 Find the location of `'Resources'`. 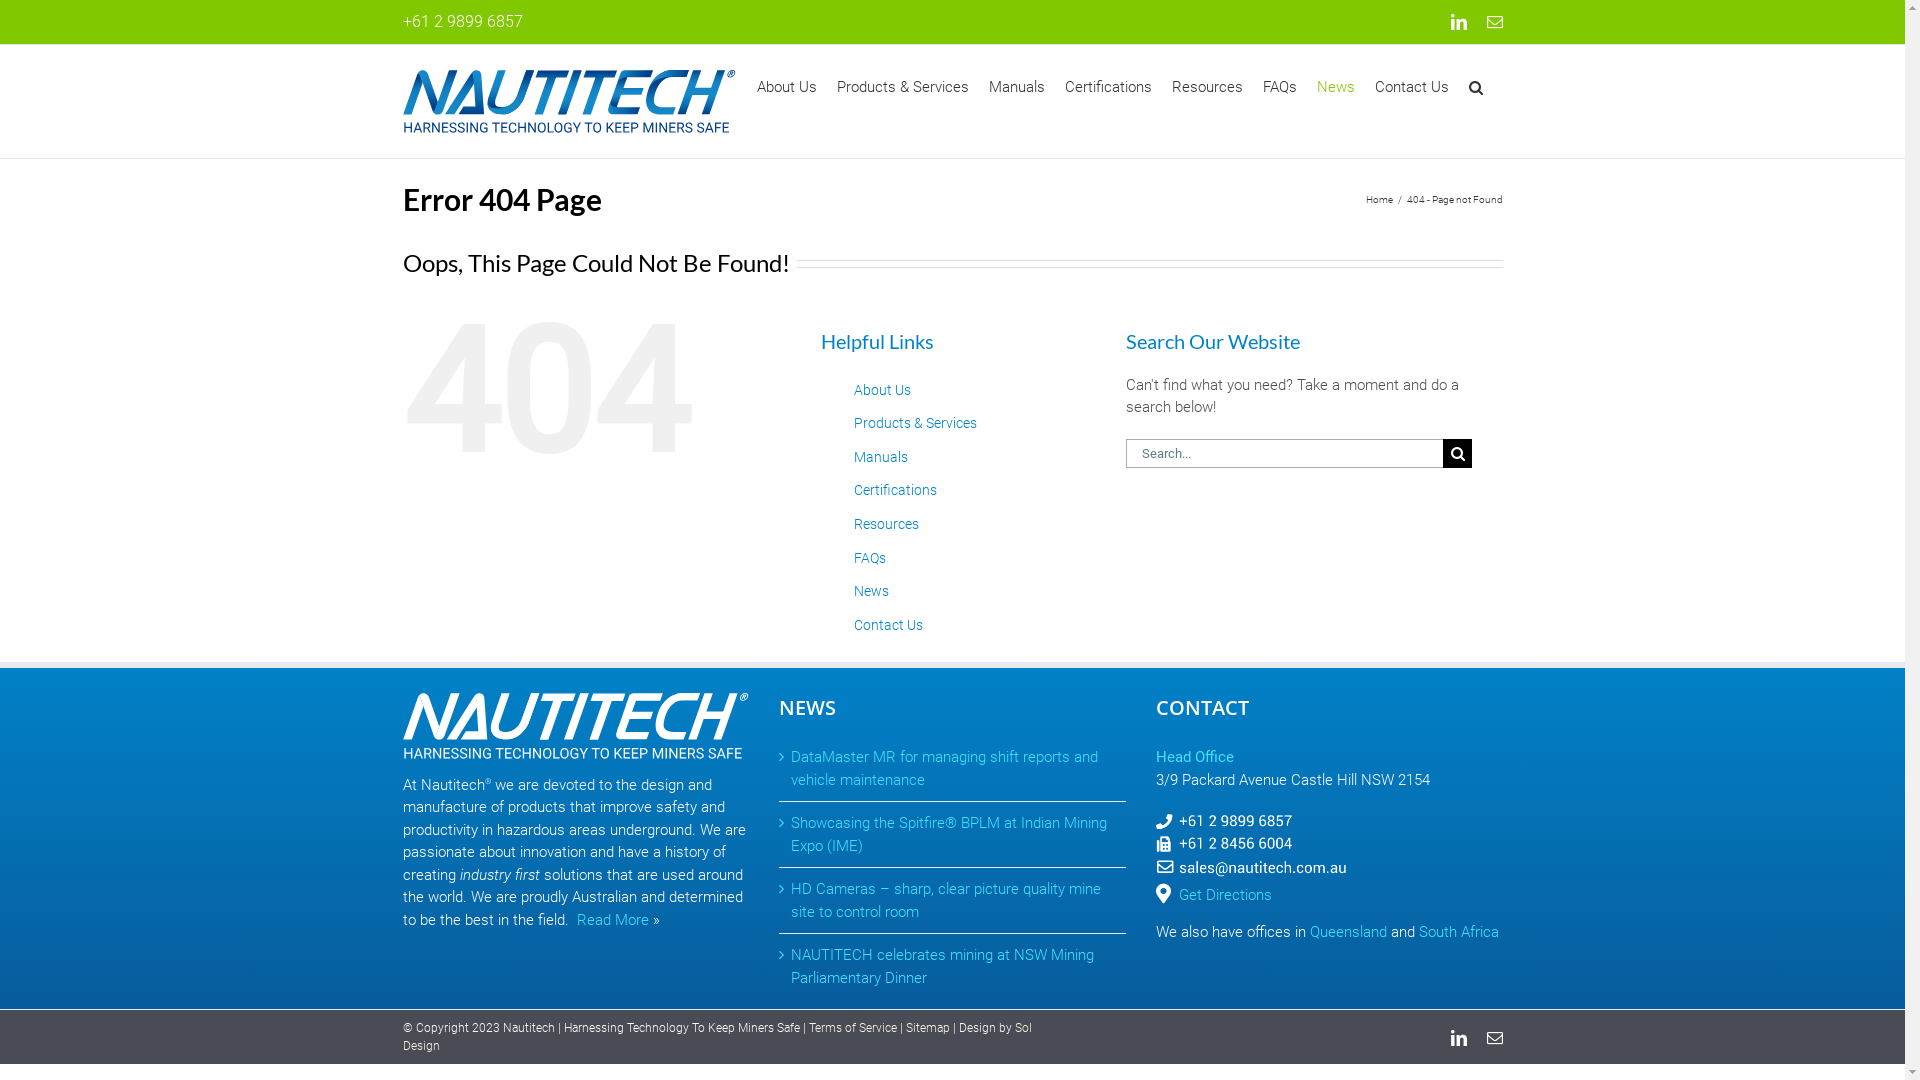

'Resources' is located at coordinates (885, 523).